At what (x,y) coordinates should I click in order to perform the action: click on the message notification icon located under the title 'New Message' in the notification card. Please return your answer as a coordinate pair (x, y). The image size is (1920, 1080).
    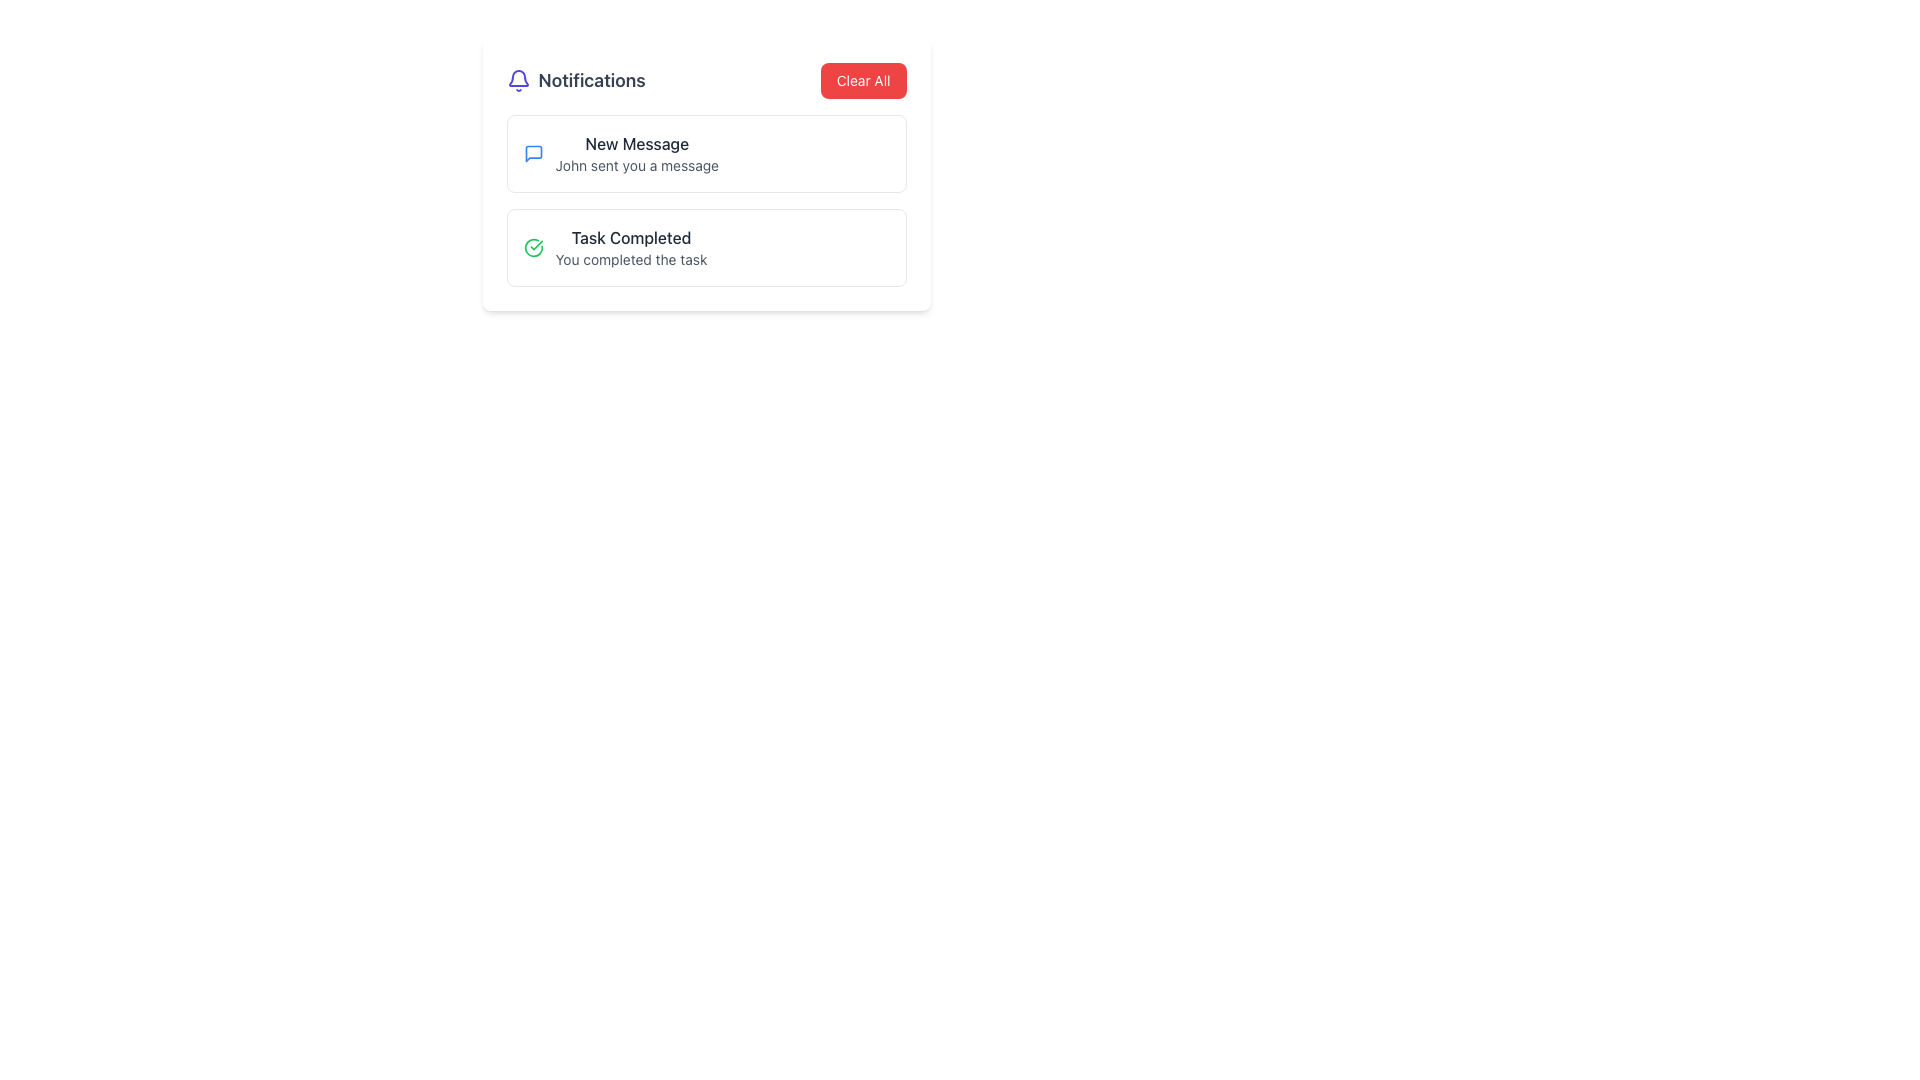
    Looking at the image, I should click on (533, 153).